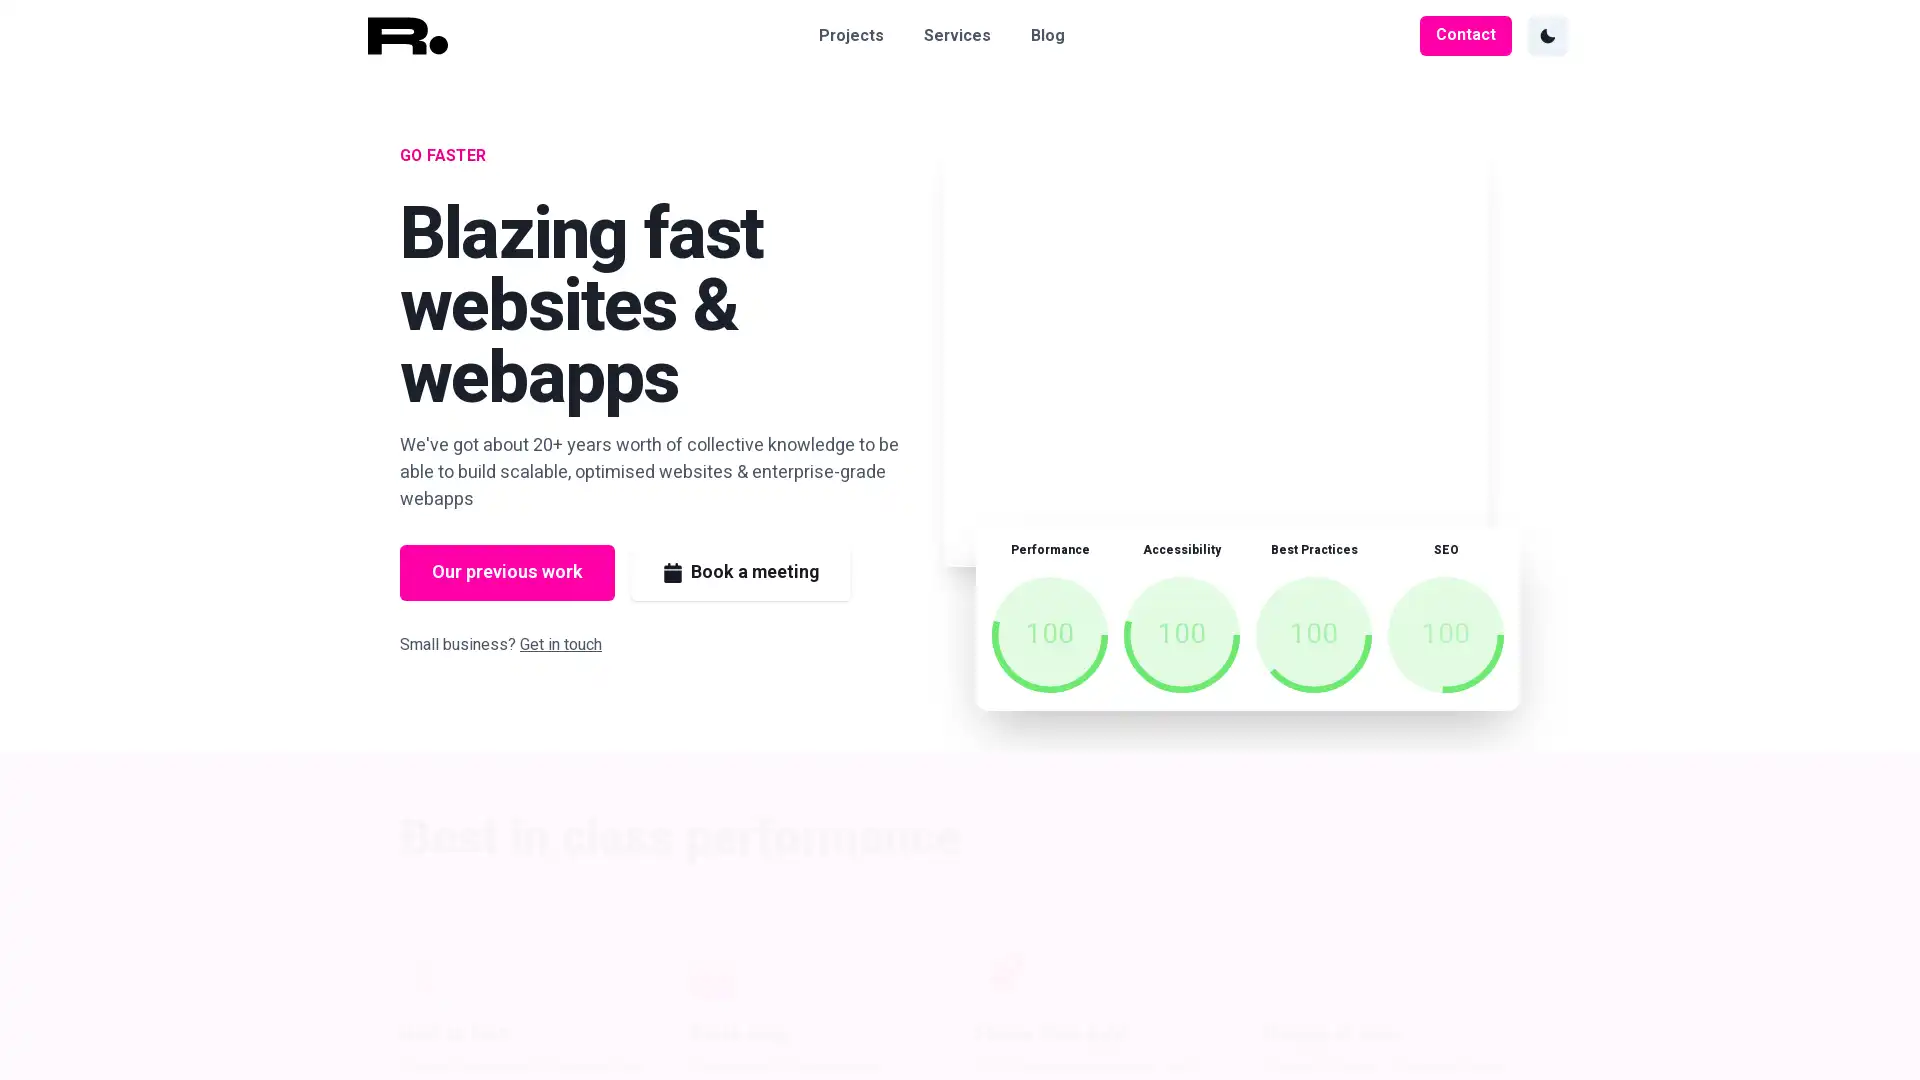 The width and height of the screenshot is (1920, 1080). Describe the element at coordinates (507, 573) in the screenshot. I see `Our previous work` at that location.